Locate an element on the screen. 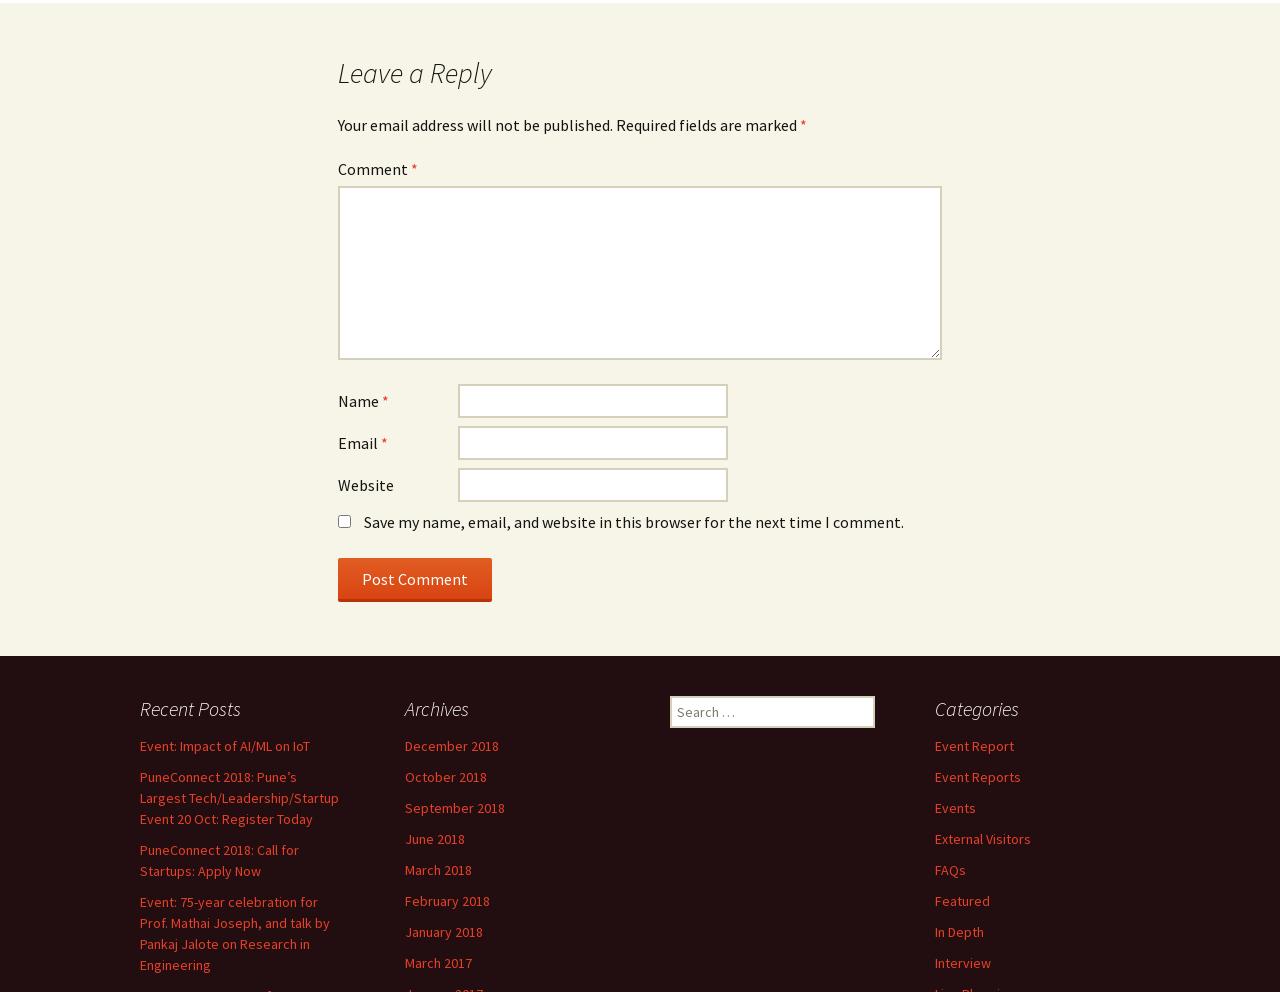  'Event Report' is located at coordinates (974, 744).